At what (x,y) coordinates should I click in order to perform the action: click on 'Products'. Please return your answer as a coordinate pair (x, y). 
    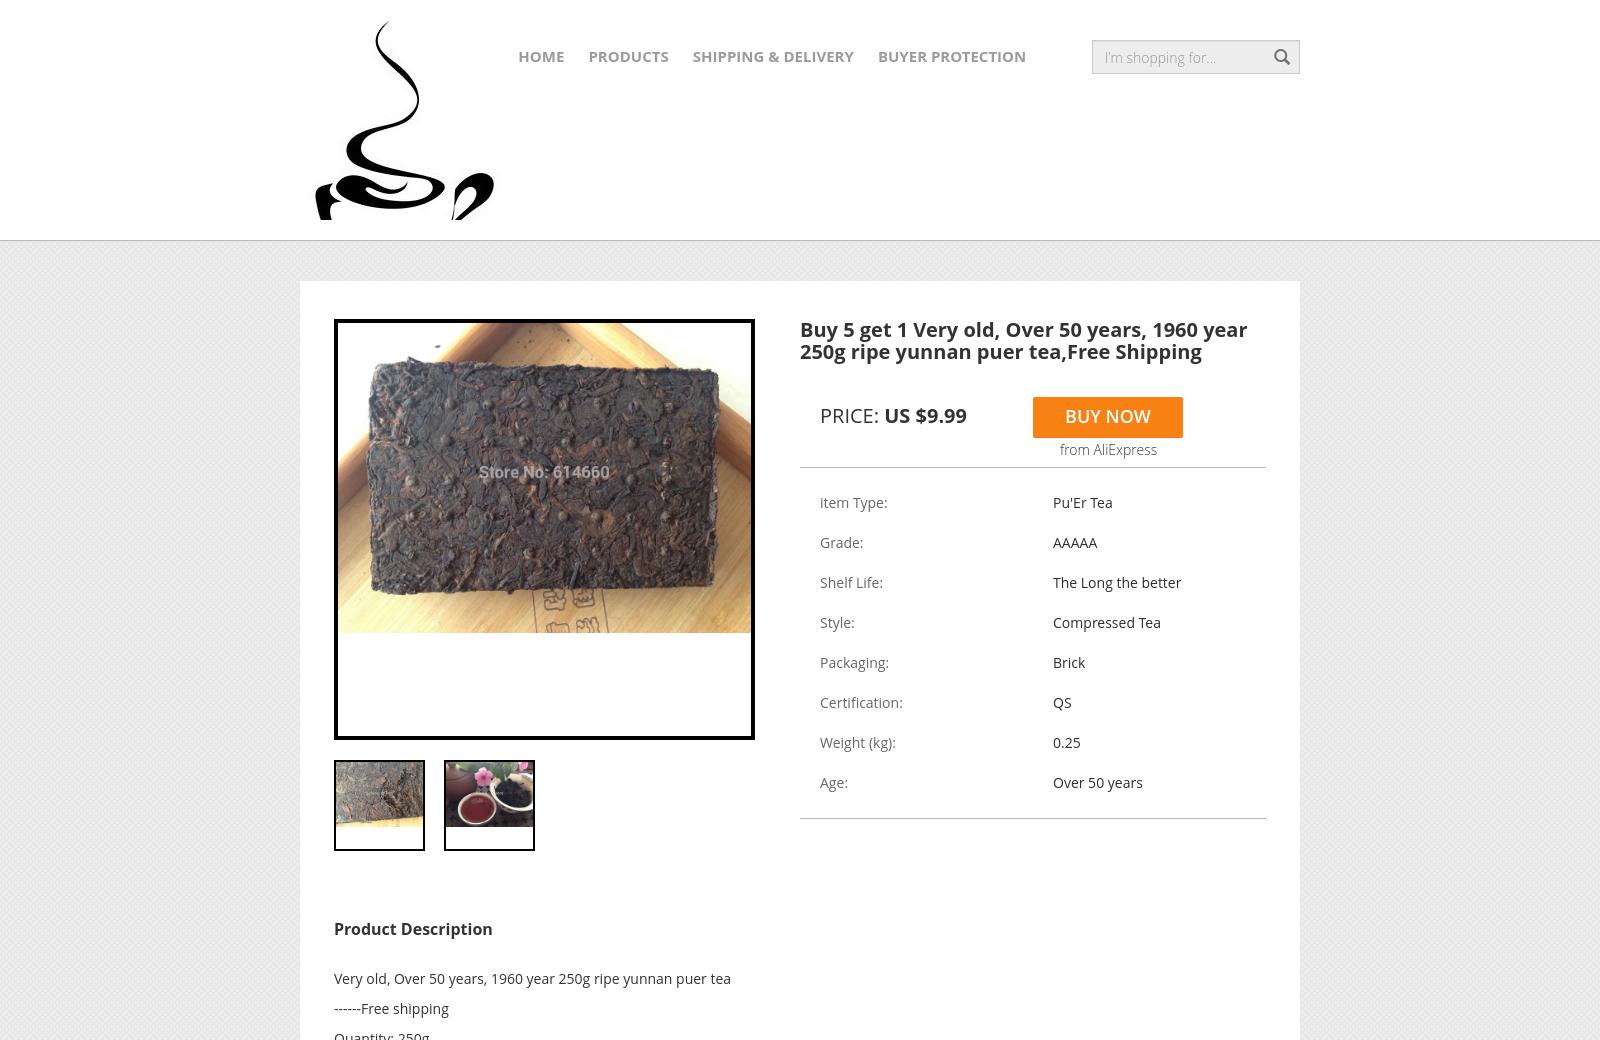
    Looking at the image, I should click on (628, 54).